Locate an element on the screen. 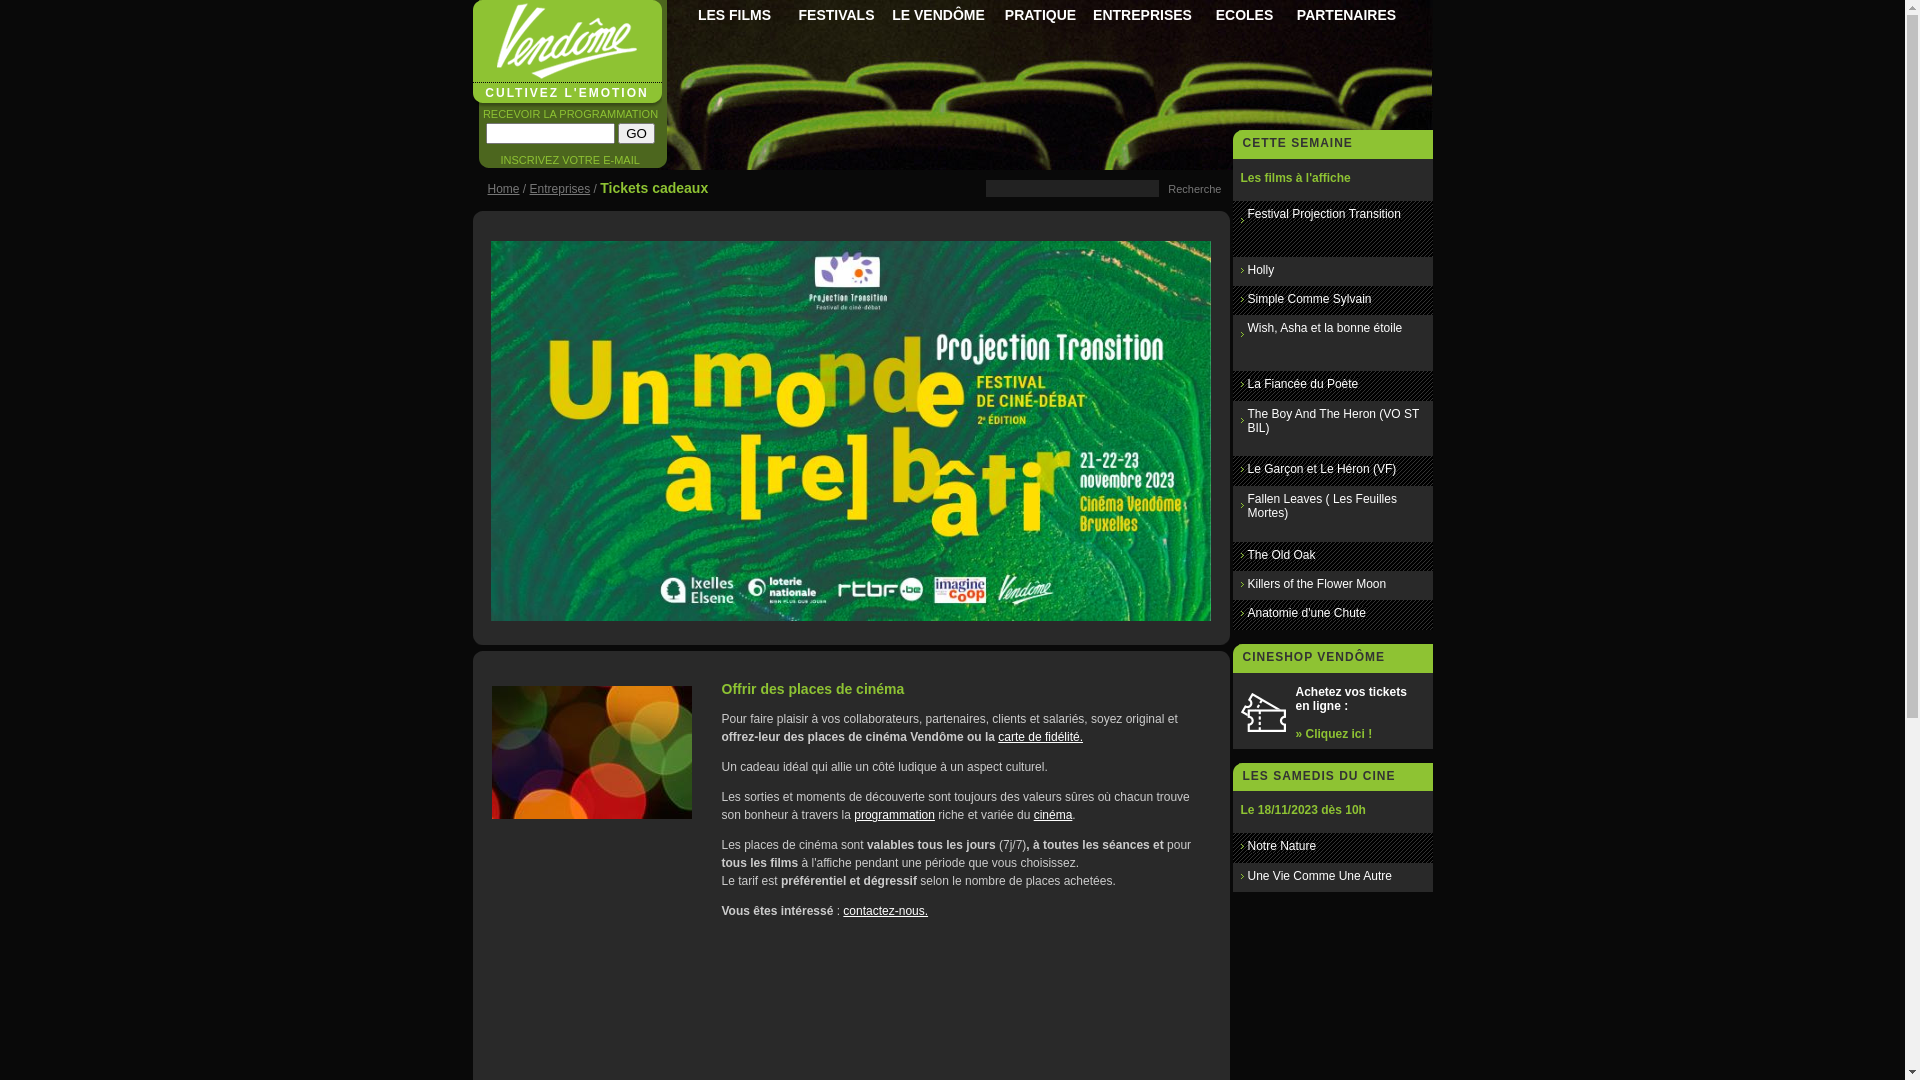 Image resolution: width=1920 pixels, height=1080 pixels. 'Holly' is located at coordinates (1260, 270).